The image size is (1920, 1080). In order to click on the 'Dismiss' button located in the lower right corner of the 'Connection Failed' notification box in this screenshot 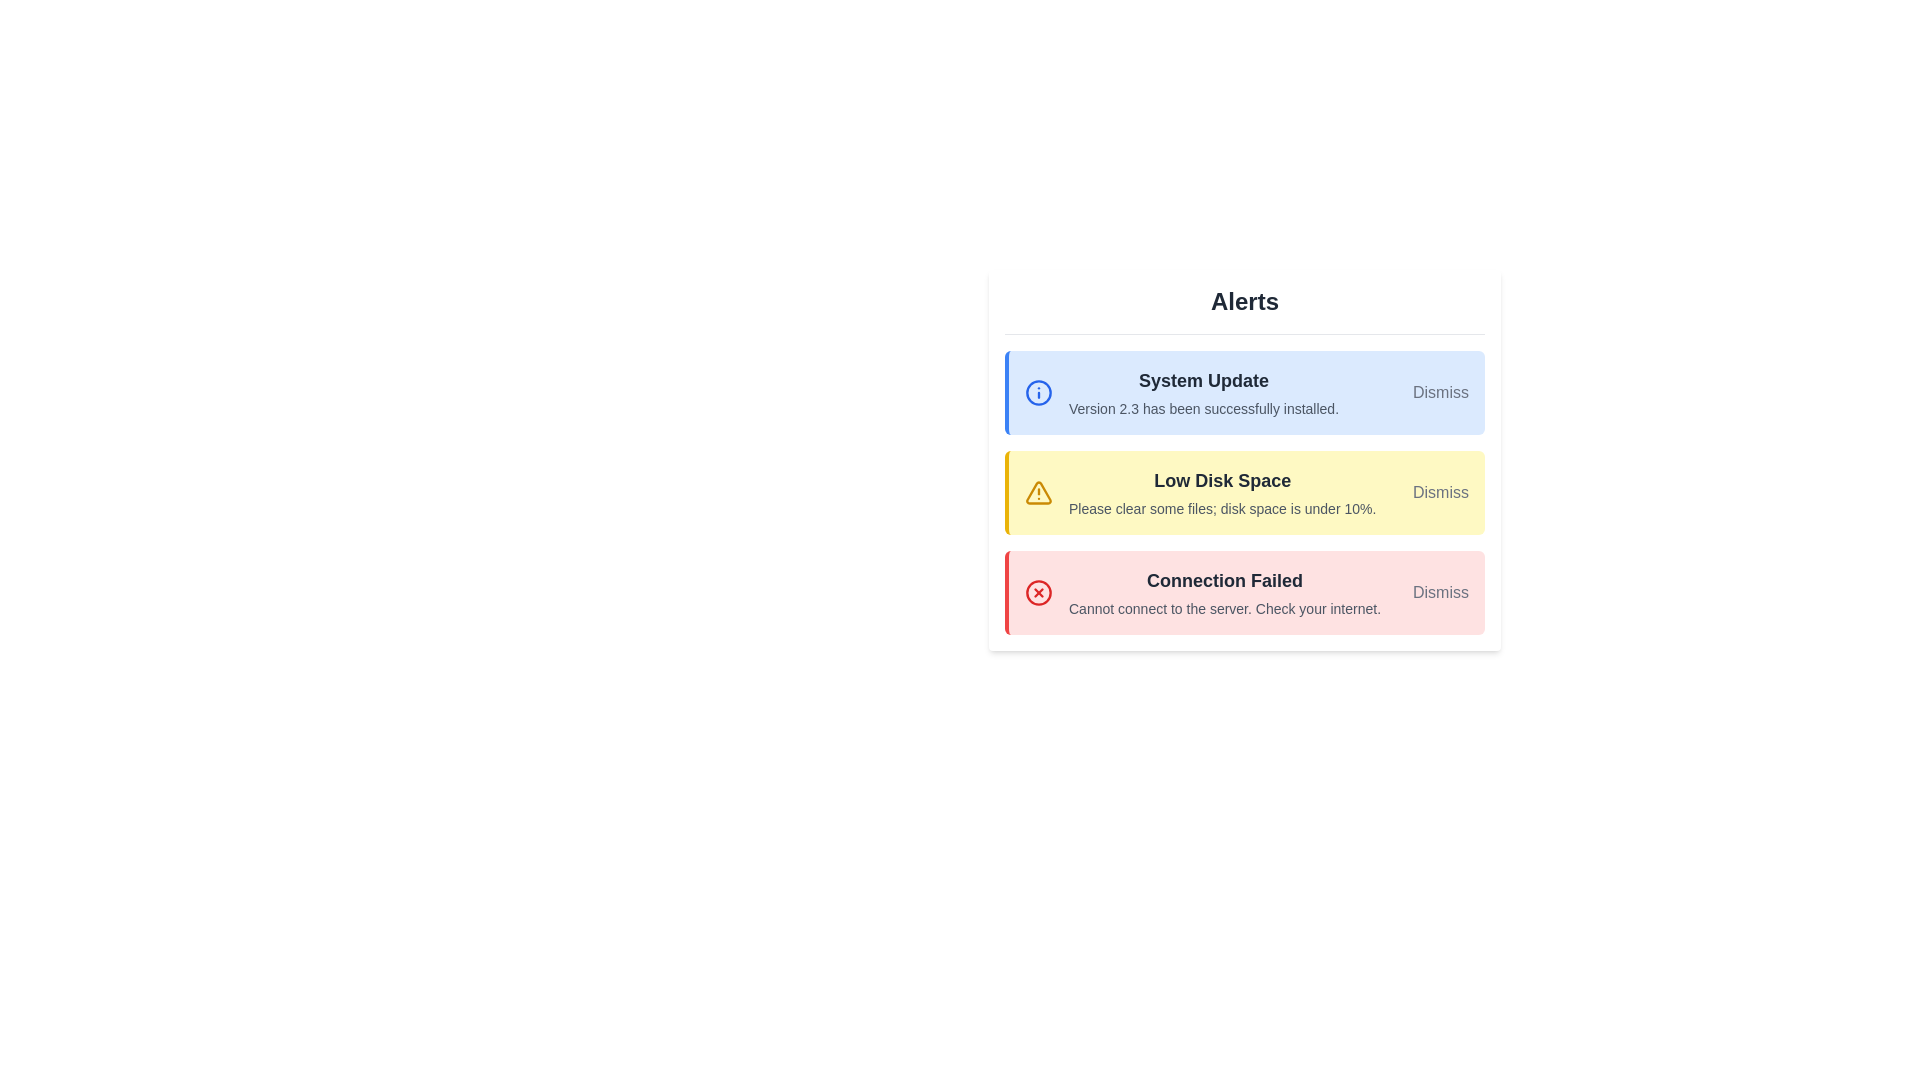, I will do `click(1440, 592)`.